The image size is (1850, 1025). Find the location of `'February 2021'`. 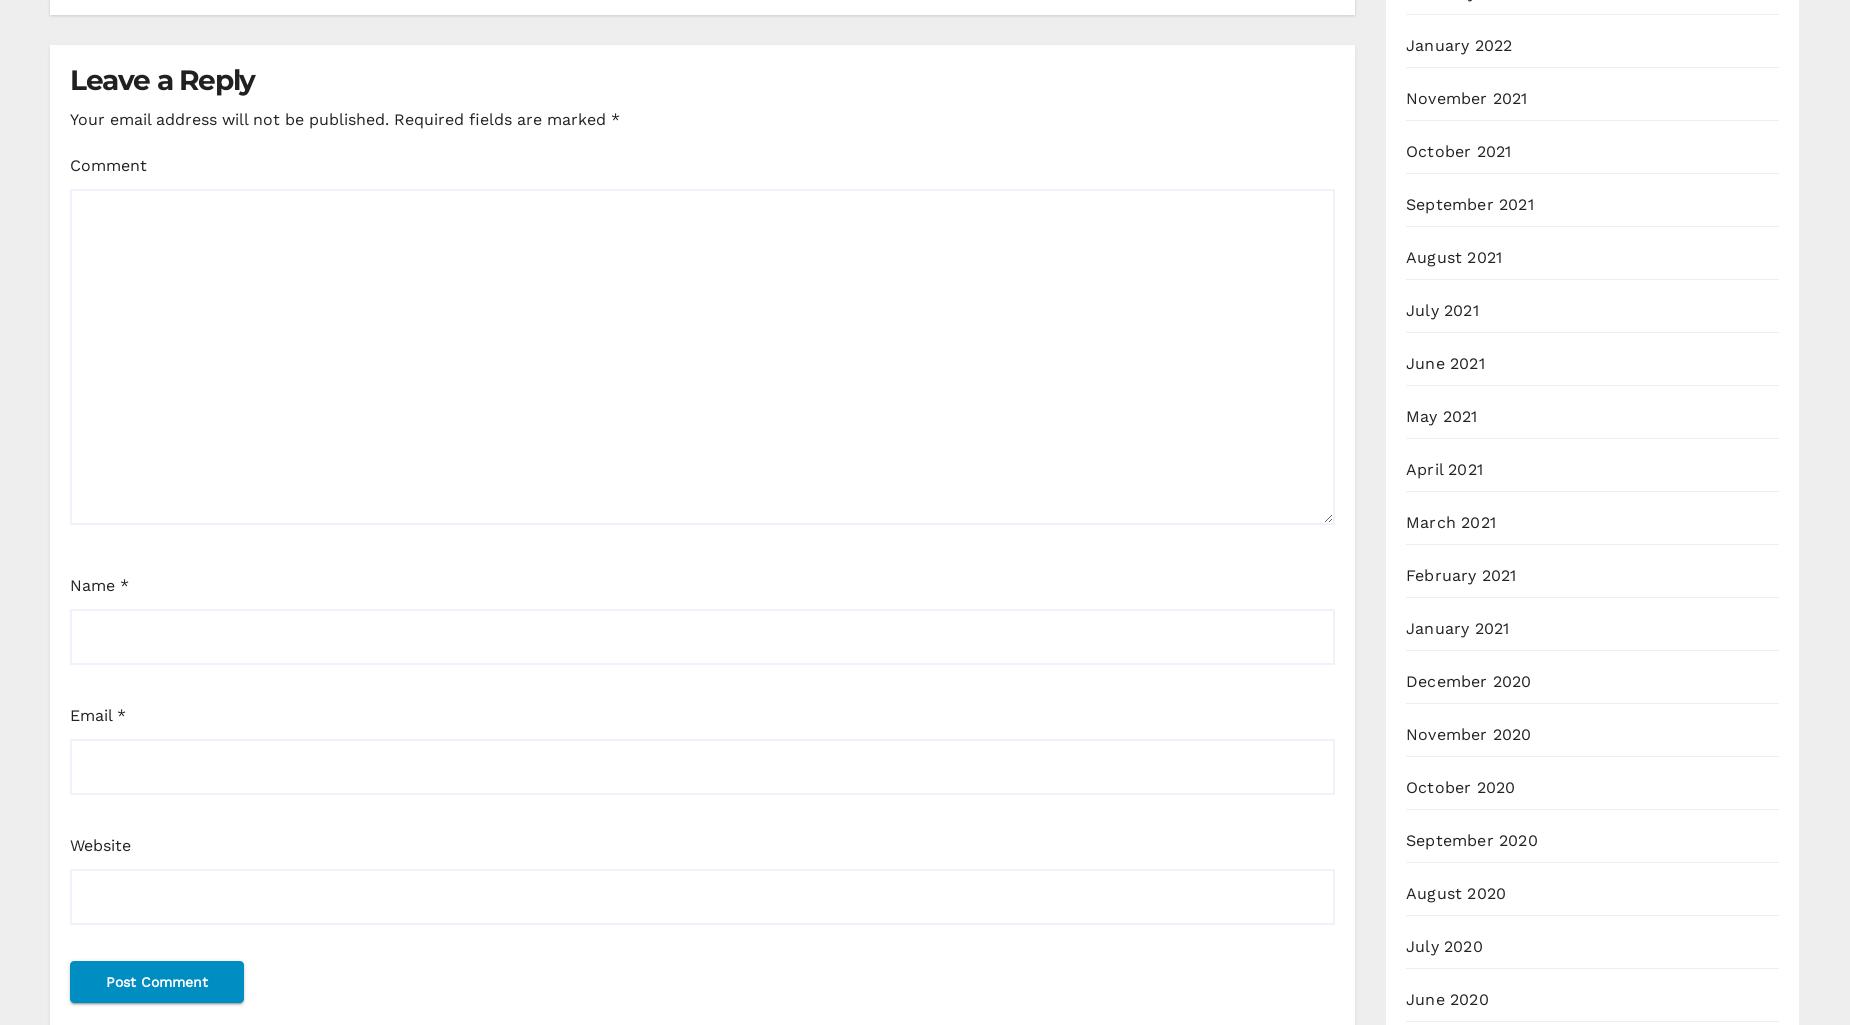

'February 2021' is located at coordinates (1460, 575).